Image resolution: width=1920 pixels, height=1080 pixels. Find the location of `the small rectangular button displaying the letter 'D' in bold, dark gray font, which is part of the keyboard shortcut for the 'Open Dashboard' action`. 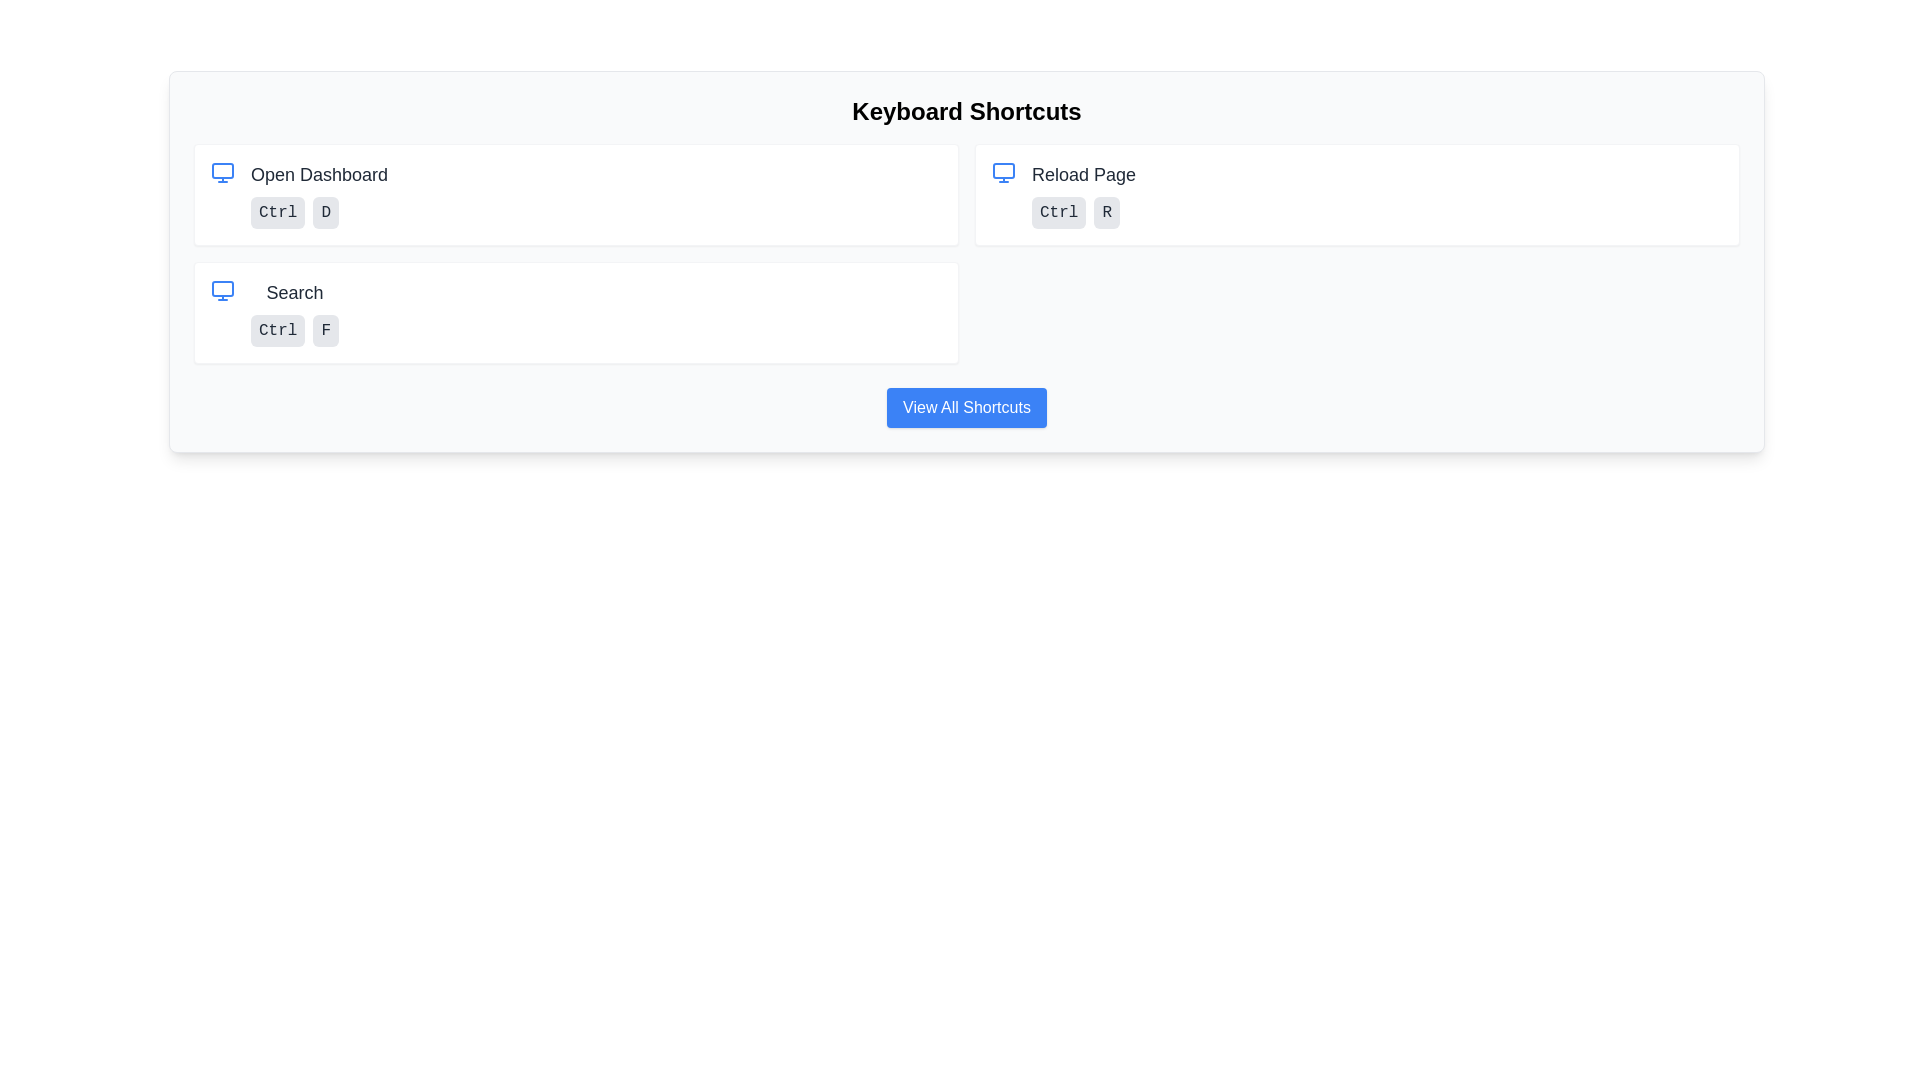

the small rectangular button displaying the letter 'D' in bold, dark gray font, which is part of the keyboard shortcut for the 'Open Dashboard' action is located at coordinates (326, 212).